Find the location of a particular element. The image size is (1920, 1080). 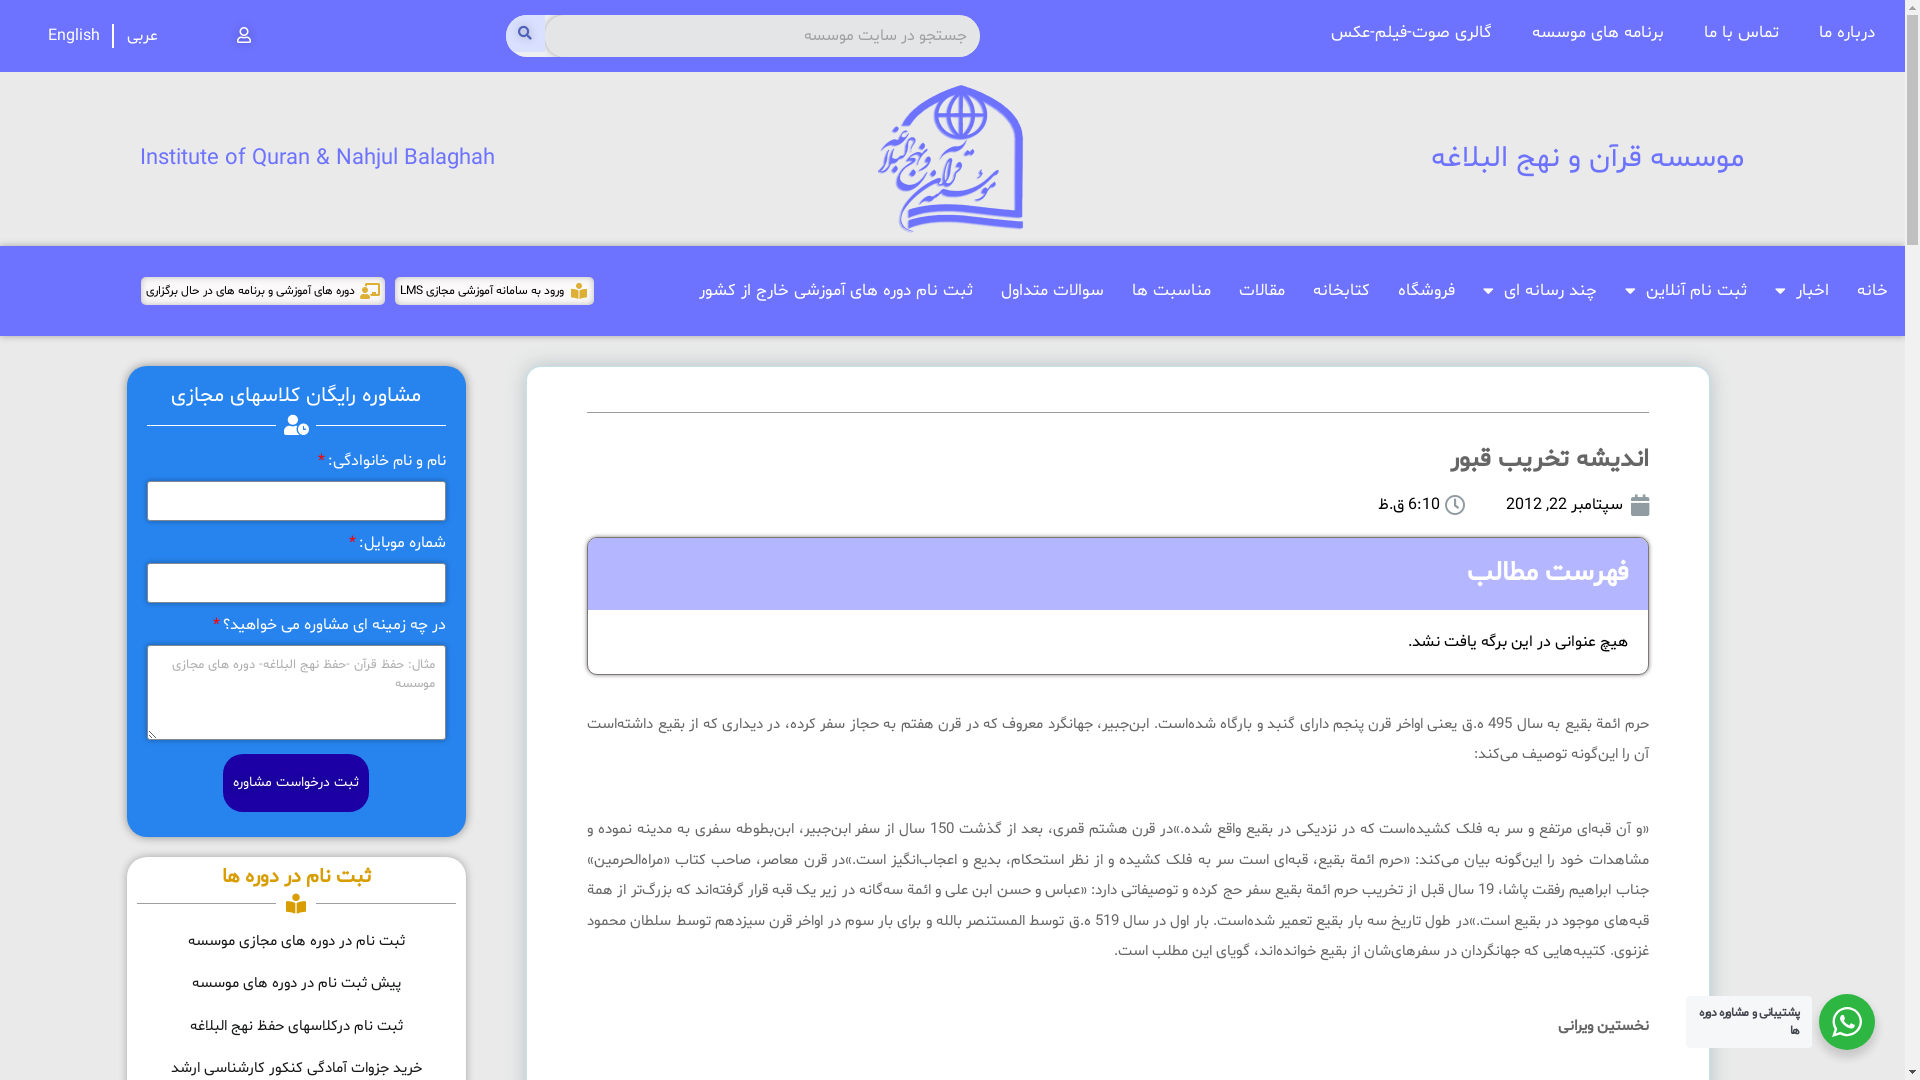

'English' is located at coordinates (73, 35).